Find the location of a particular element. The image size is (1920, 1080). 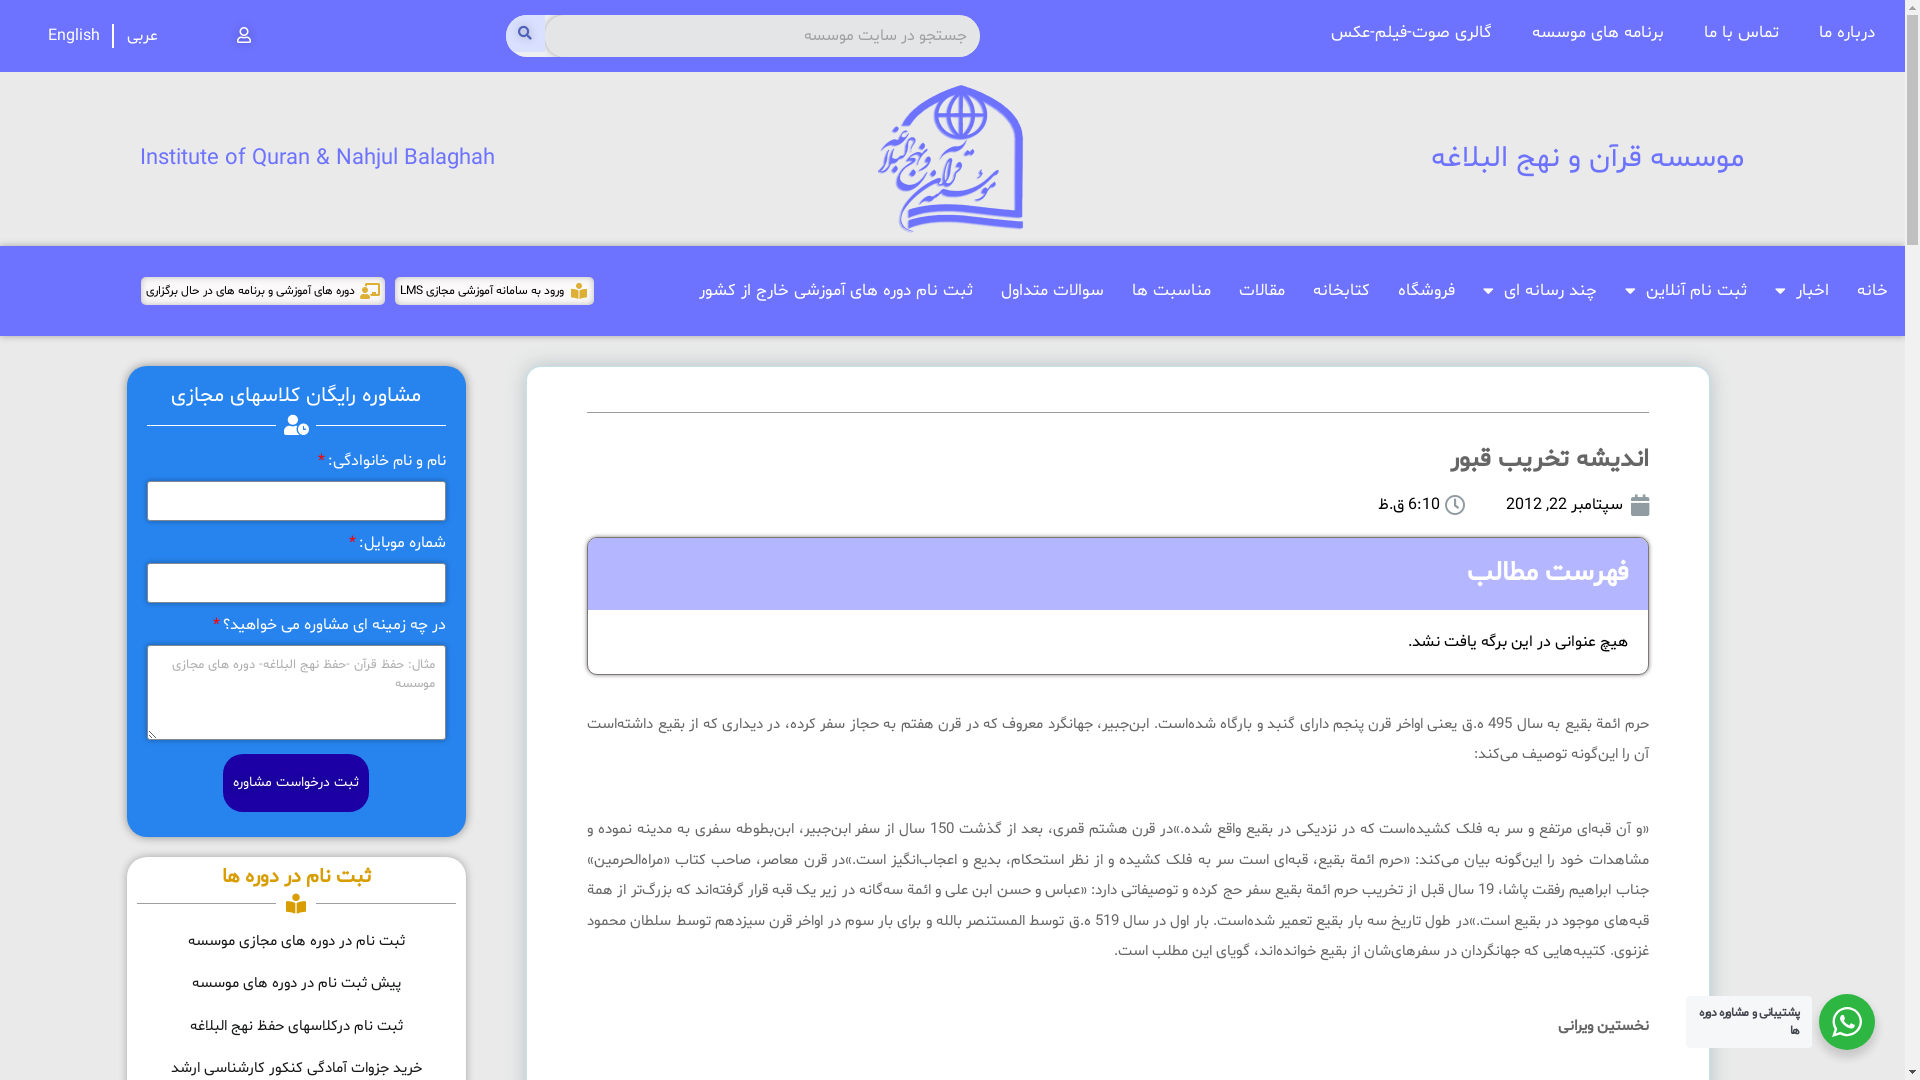

'English' is located at coordinates (73, 35).